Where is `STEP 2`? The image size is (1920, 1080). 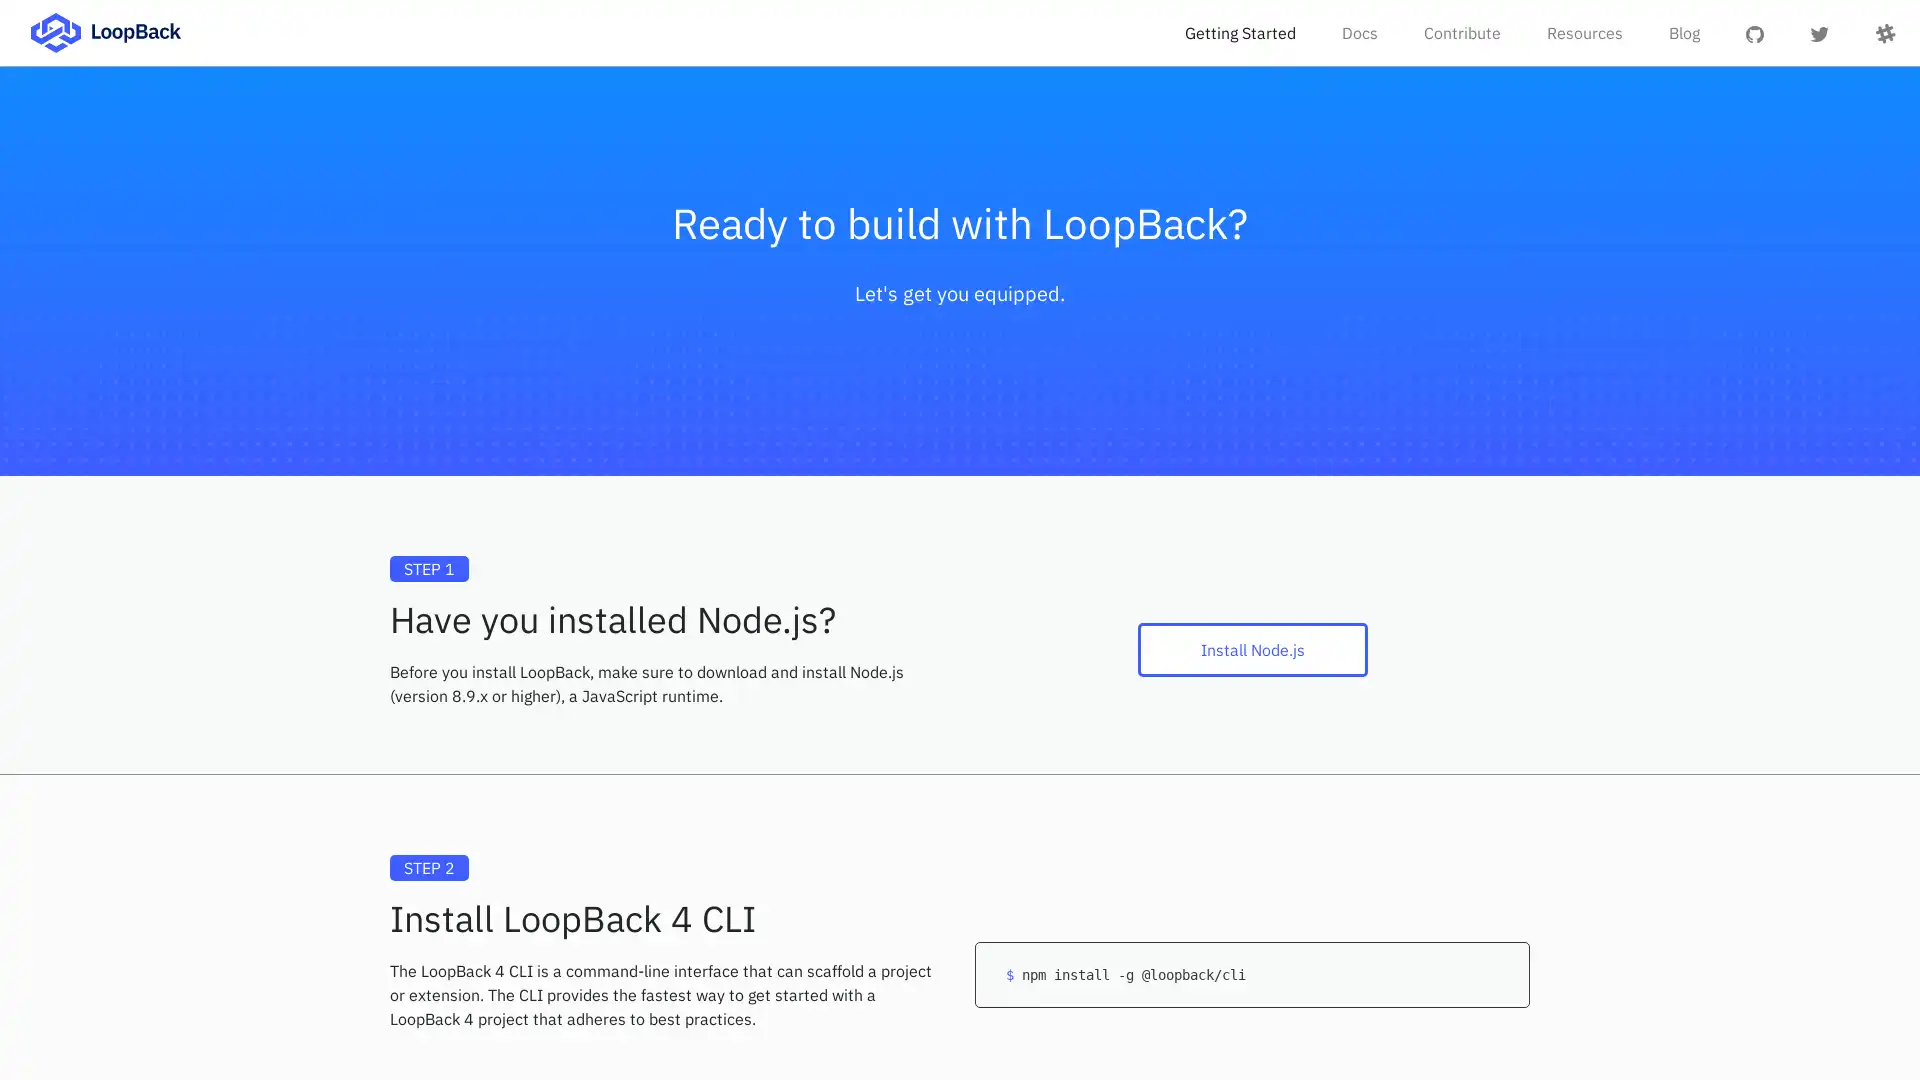 STEP 2 is located at coordinates (428, 866).